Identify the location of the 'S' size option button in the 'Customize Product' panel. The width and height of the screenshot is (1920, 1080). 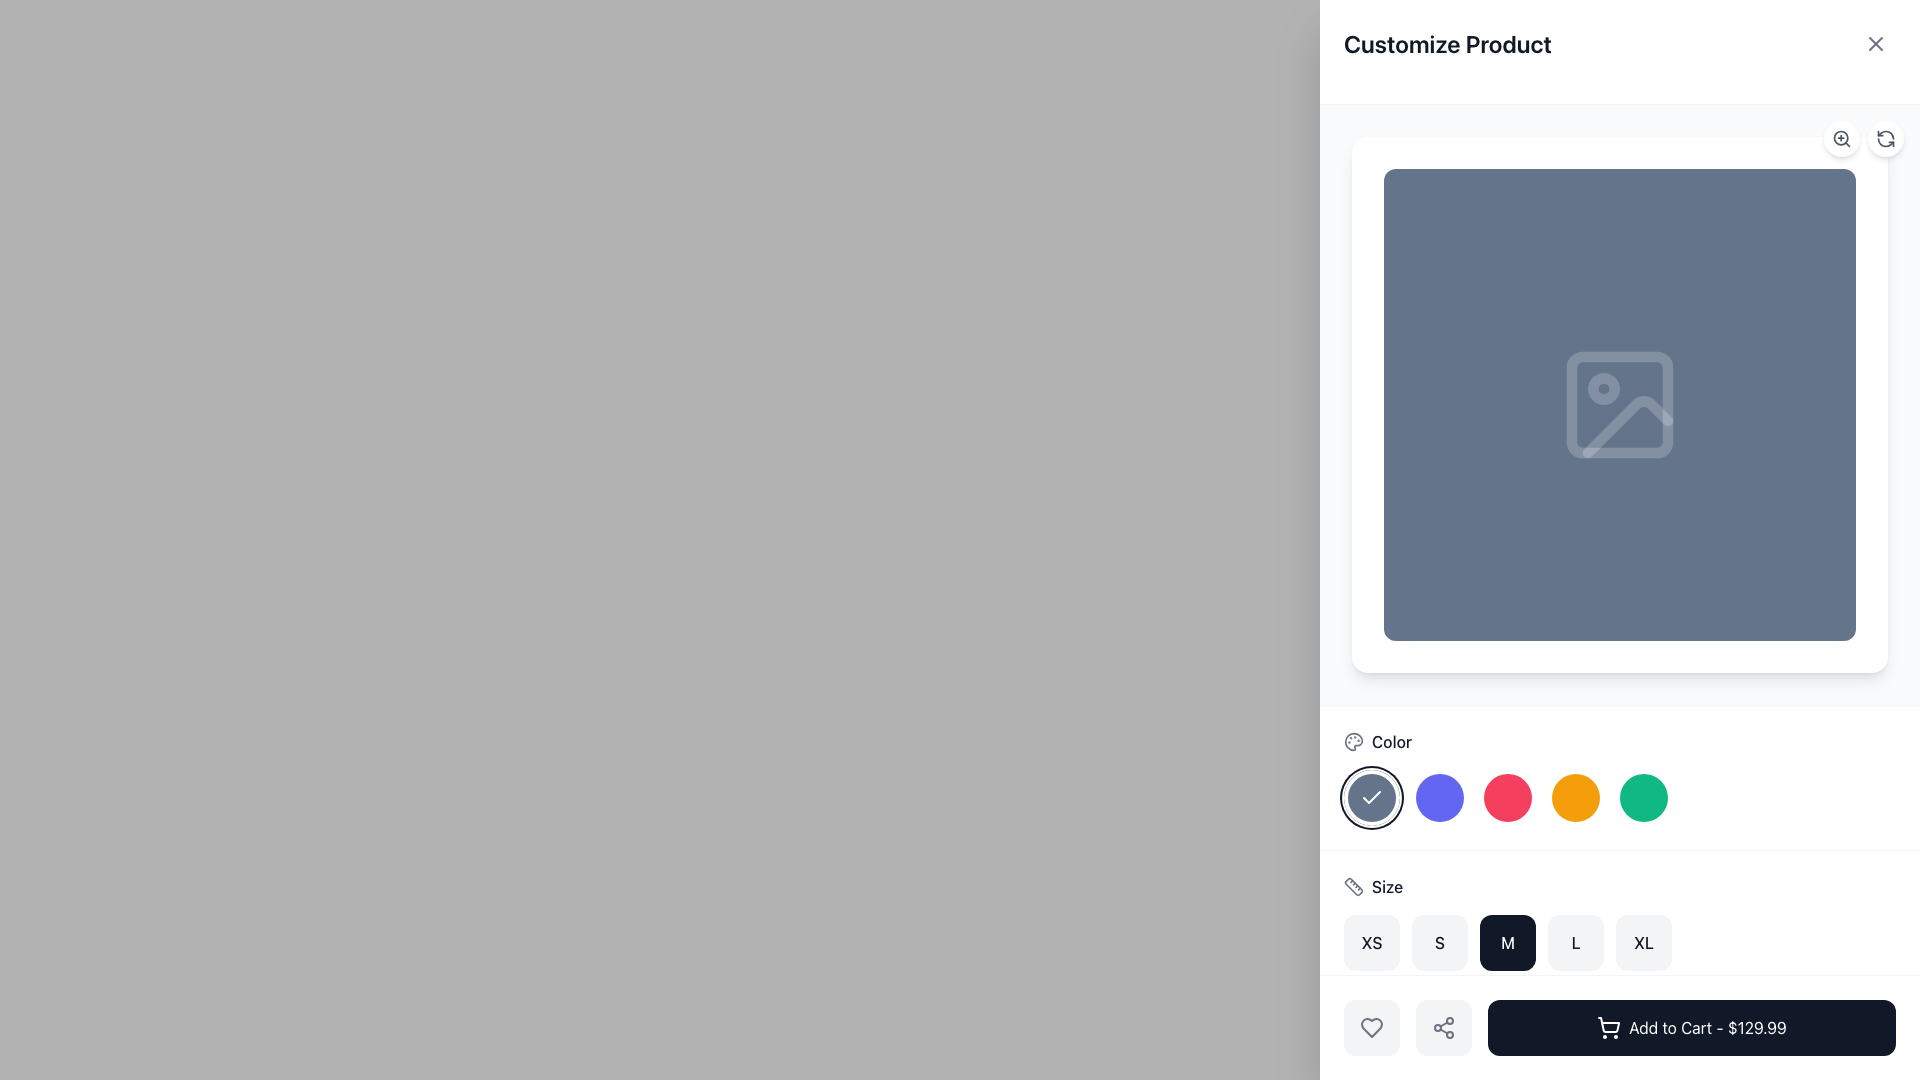
(1440, 942).